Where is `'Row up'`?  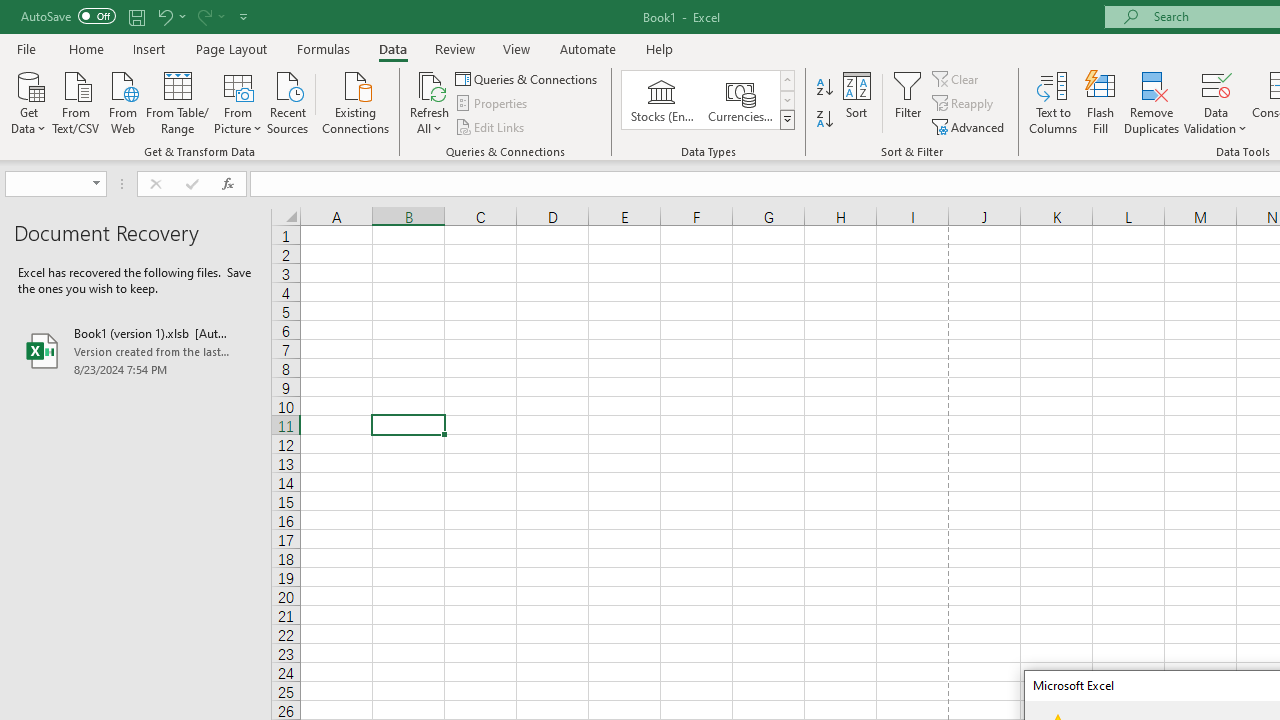 'Row up' is located at coordinates (786, 79).